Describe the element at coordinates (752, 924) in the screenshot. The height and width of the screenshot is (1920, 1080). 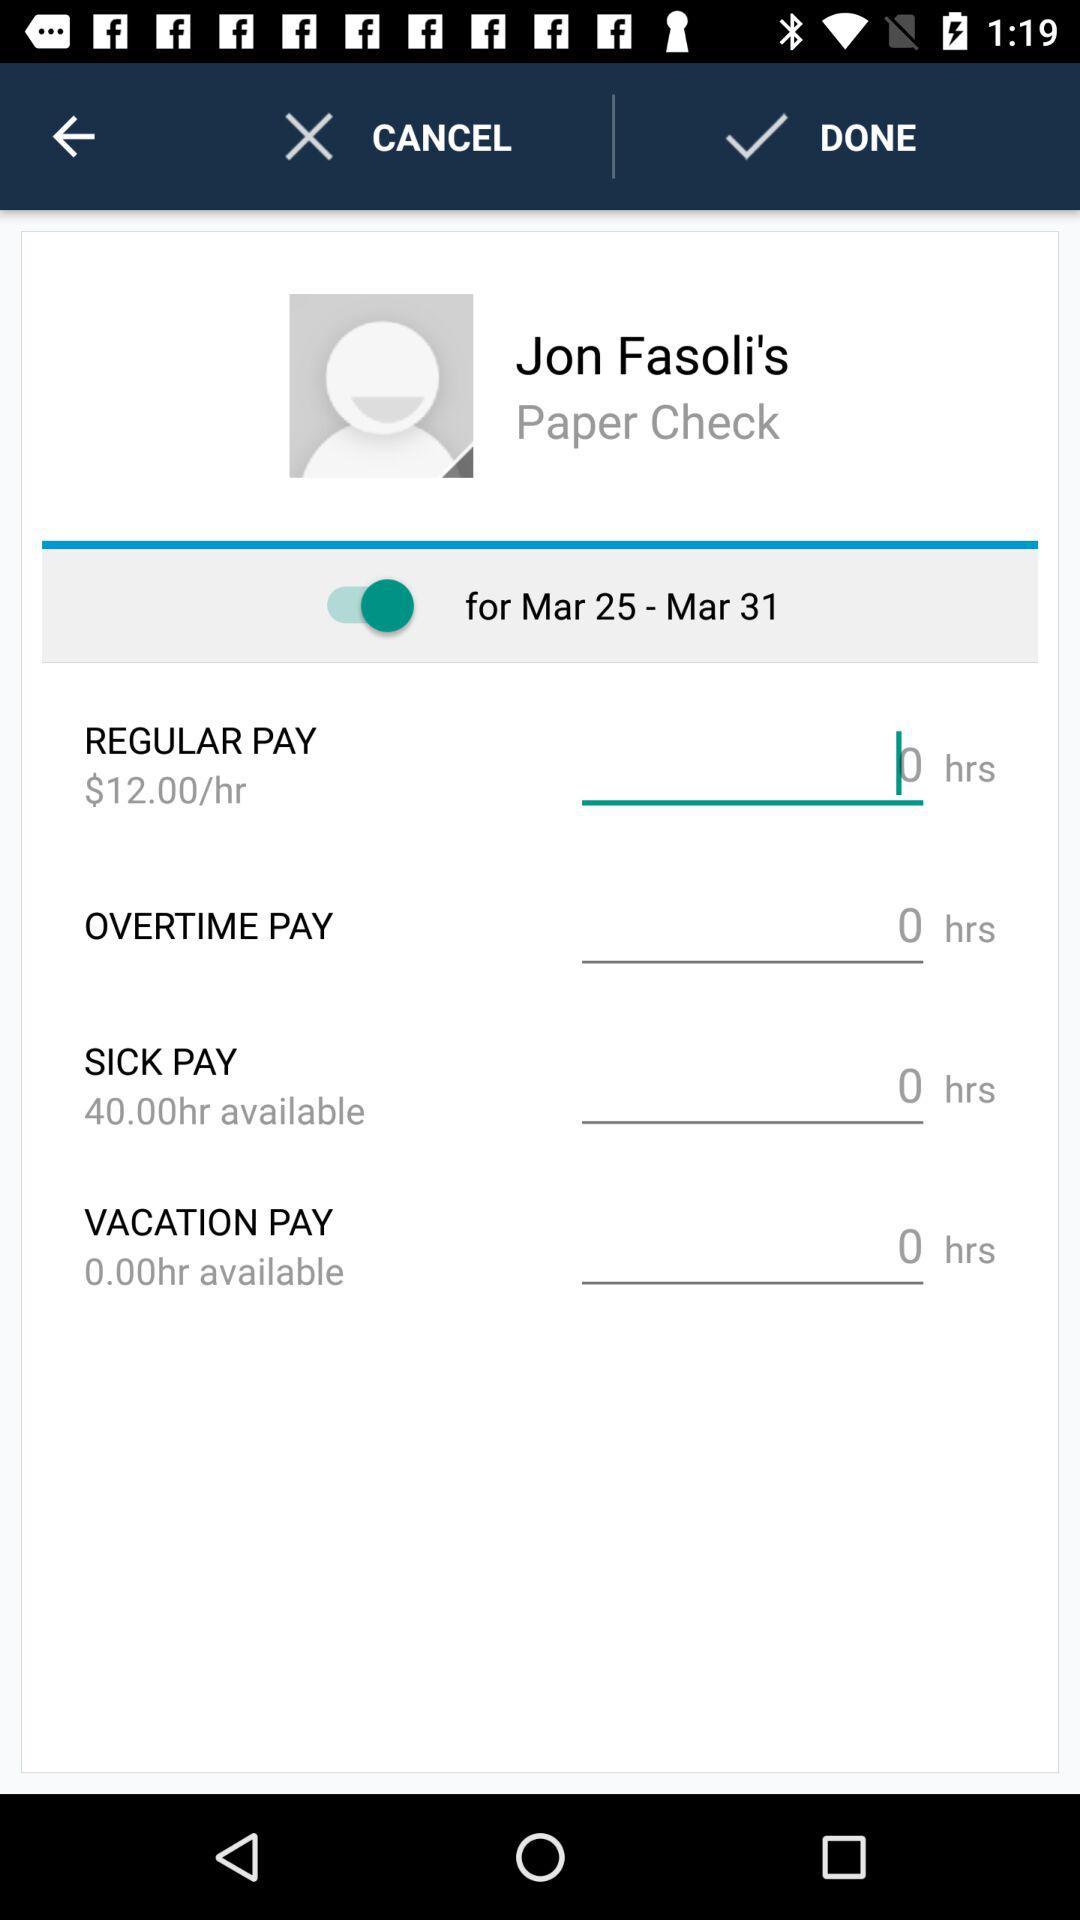
I see `the text field which is right to the text overtime pay` at that location.